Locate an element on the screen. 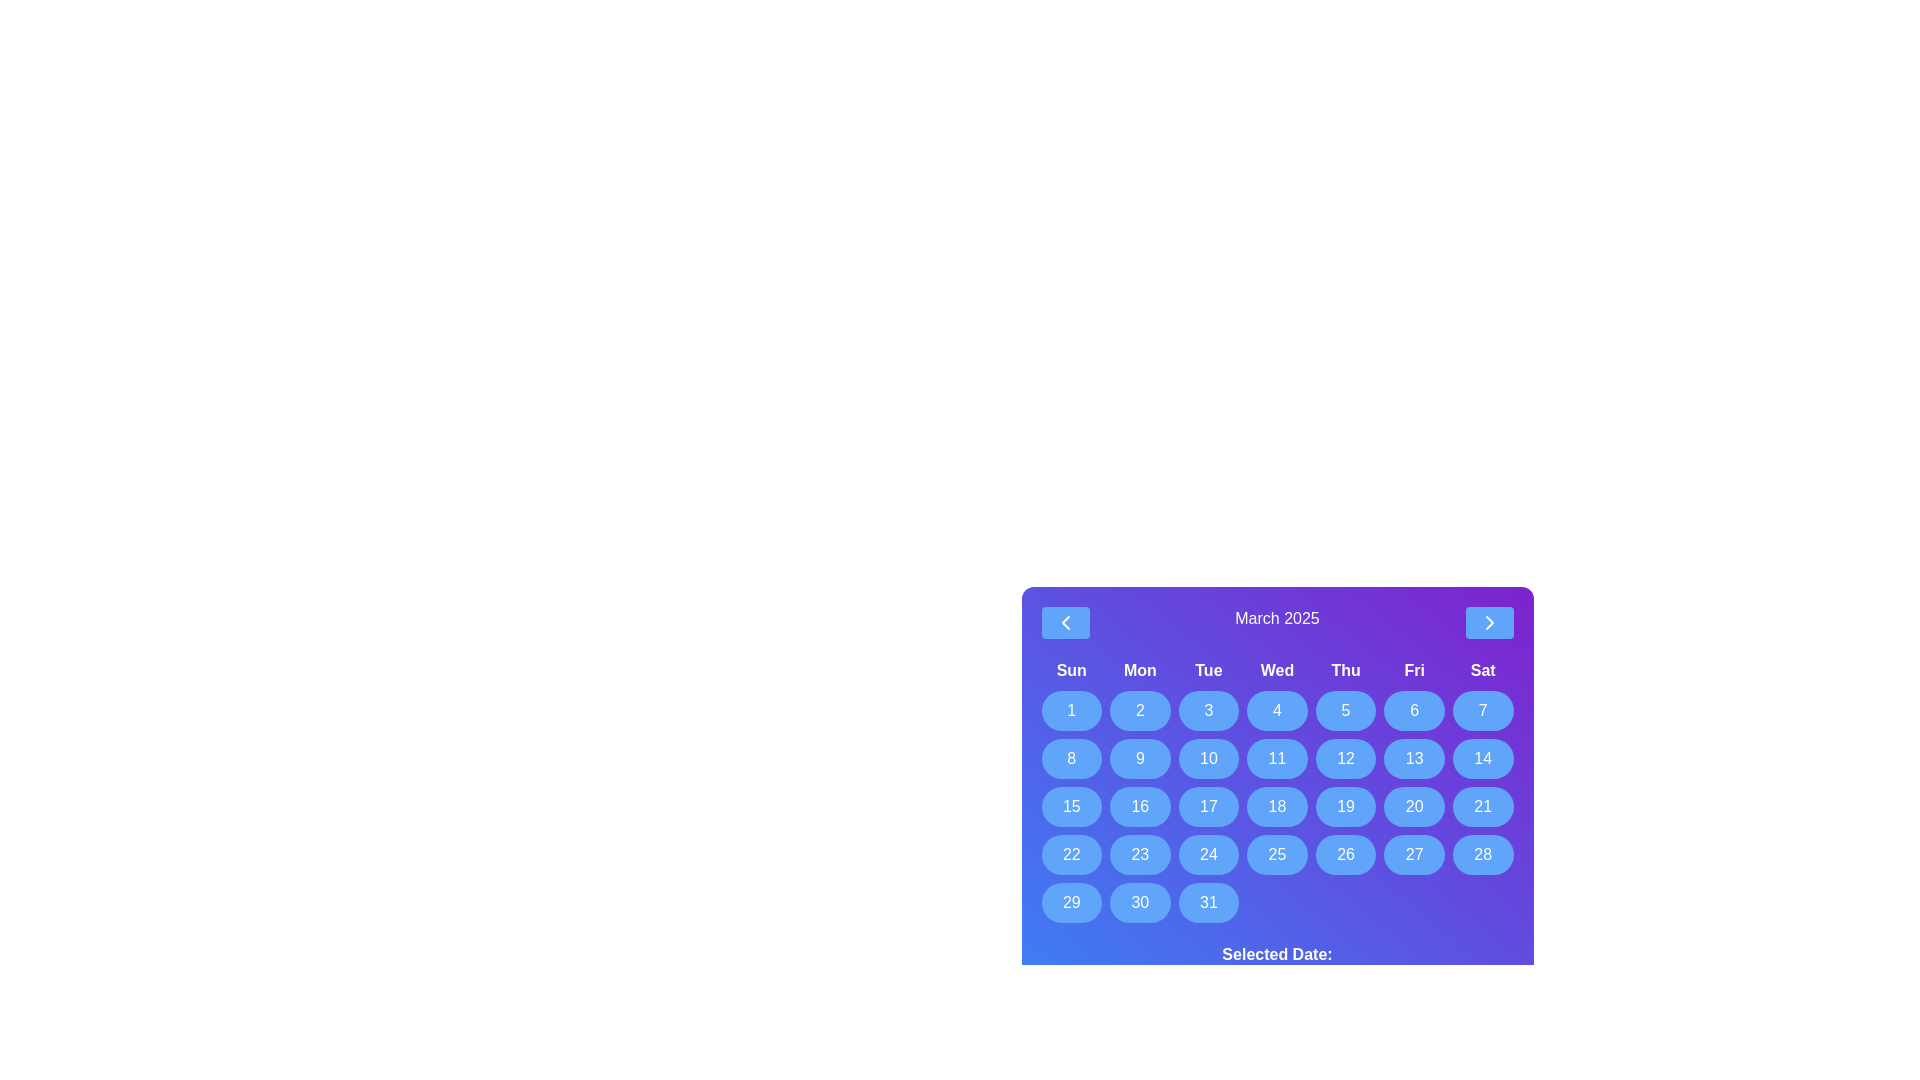 This screenshot has width=1920, height=1080. the circular button displaying '21' in white text on a blue background, located under 'Sat' in the last column of the fourth row in the calendar interface is located at coordinates (1483, 805).